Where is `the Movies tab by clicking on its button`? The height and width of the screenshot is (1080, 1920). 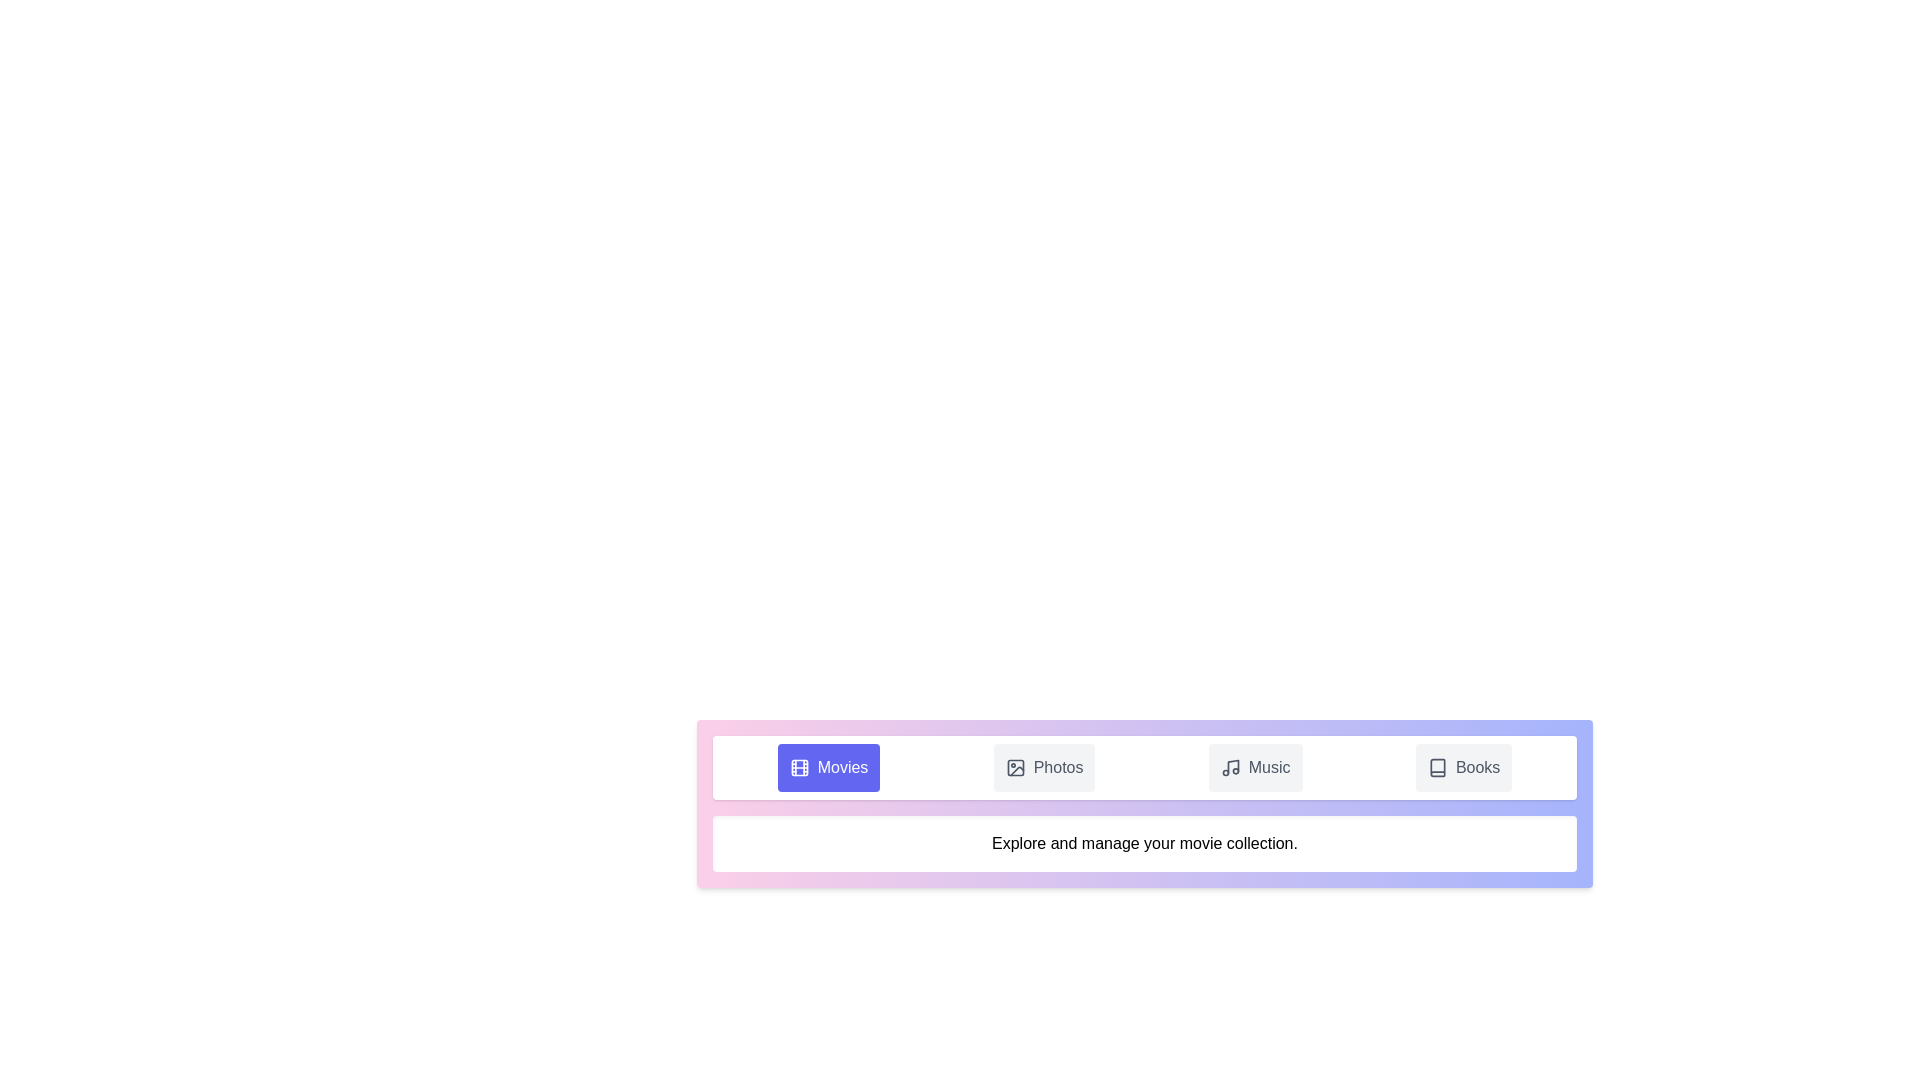 the Movies tab by clicking on its button is located at coordinates (829, 766).